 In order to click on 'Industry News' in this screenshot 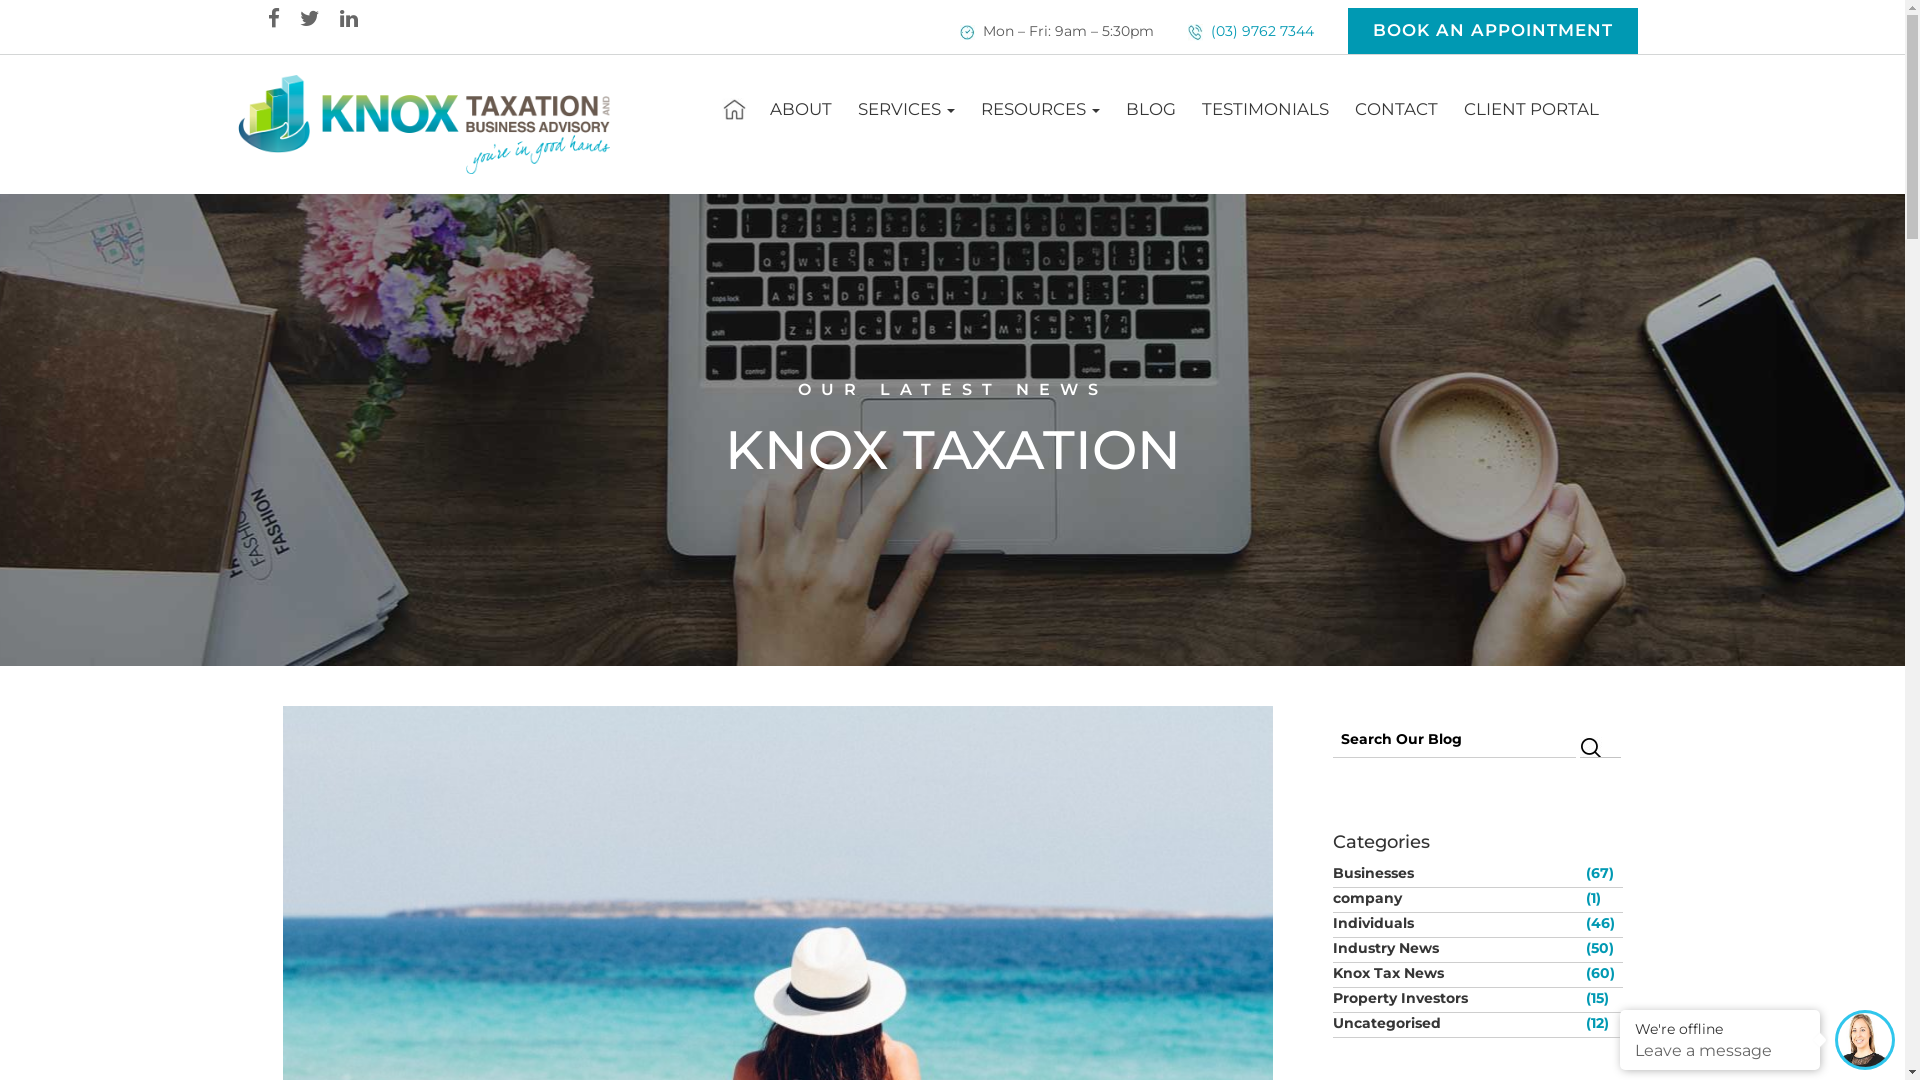, I will do `click(1331, 947)`.